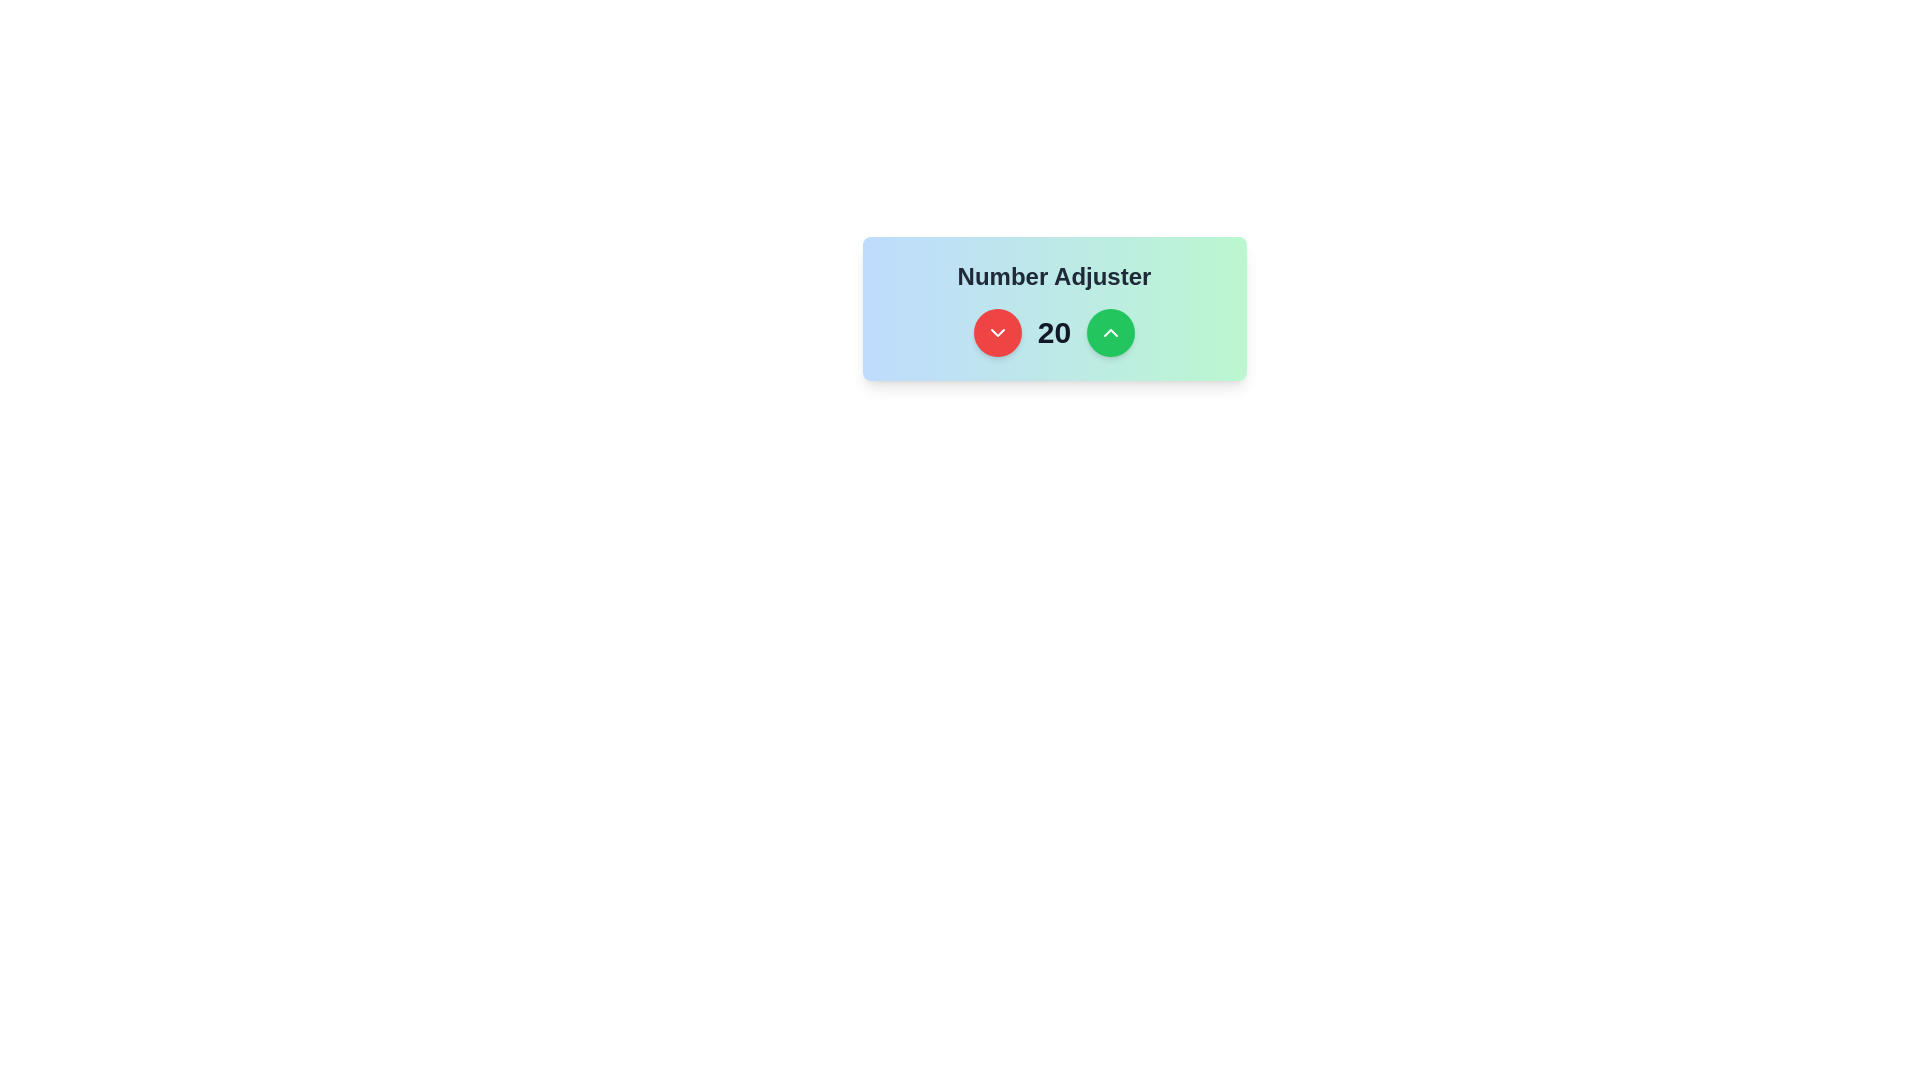 Image resolution: width=1920 pixels, height=1080 pixels. Describe the element at coordinates (1110, 331) in the screenshot. I see `the circular green button with a white upward arrow icon, which is the last element in a horizontal arrangement of buttons` at that location.